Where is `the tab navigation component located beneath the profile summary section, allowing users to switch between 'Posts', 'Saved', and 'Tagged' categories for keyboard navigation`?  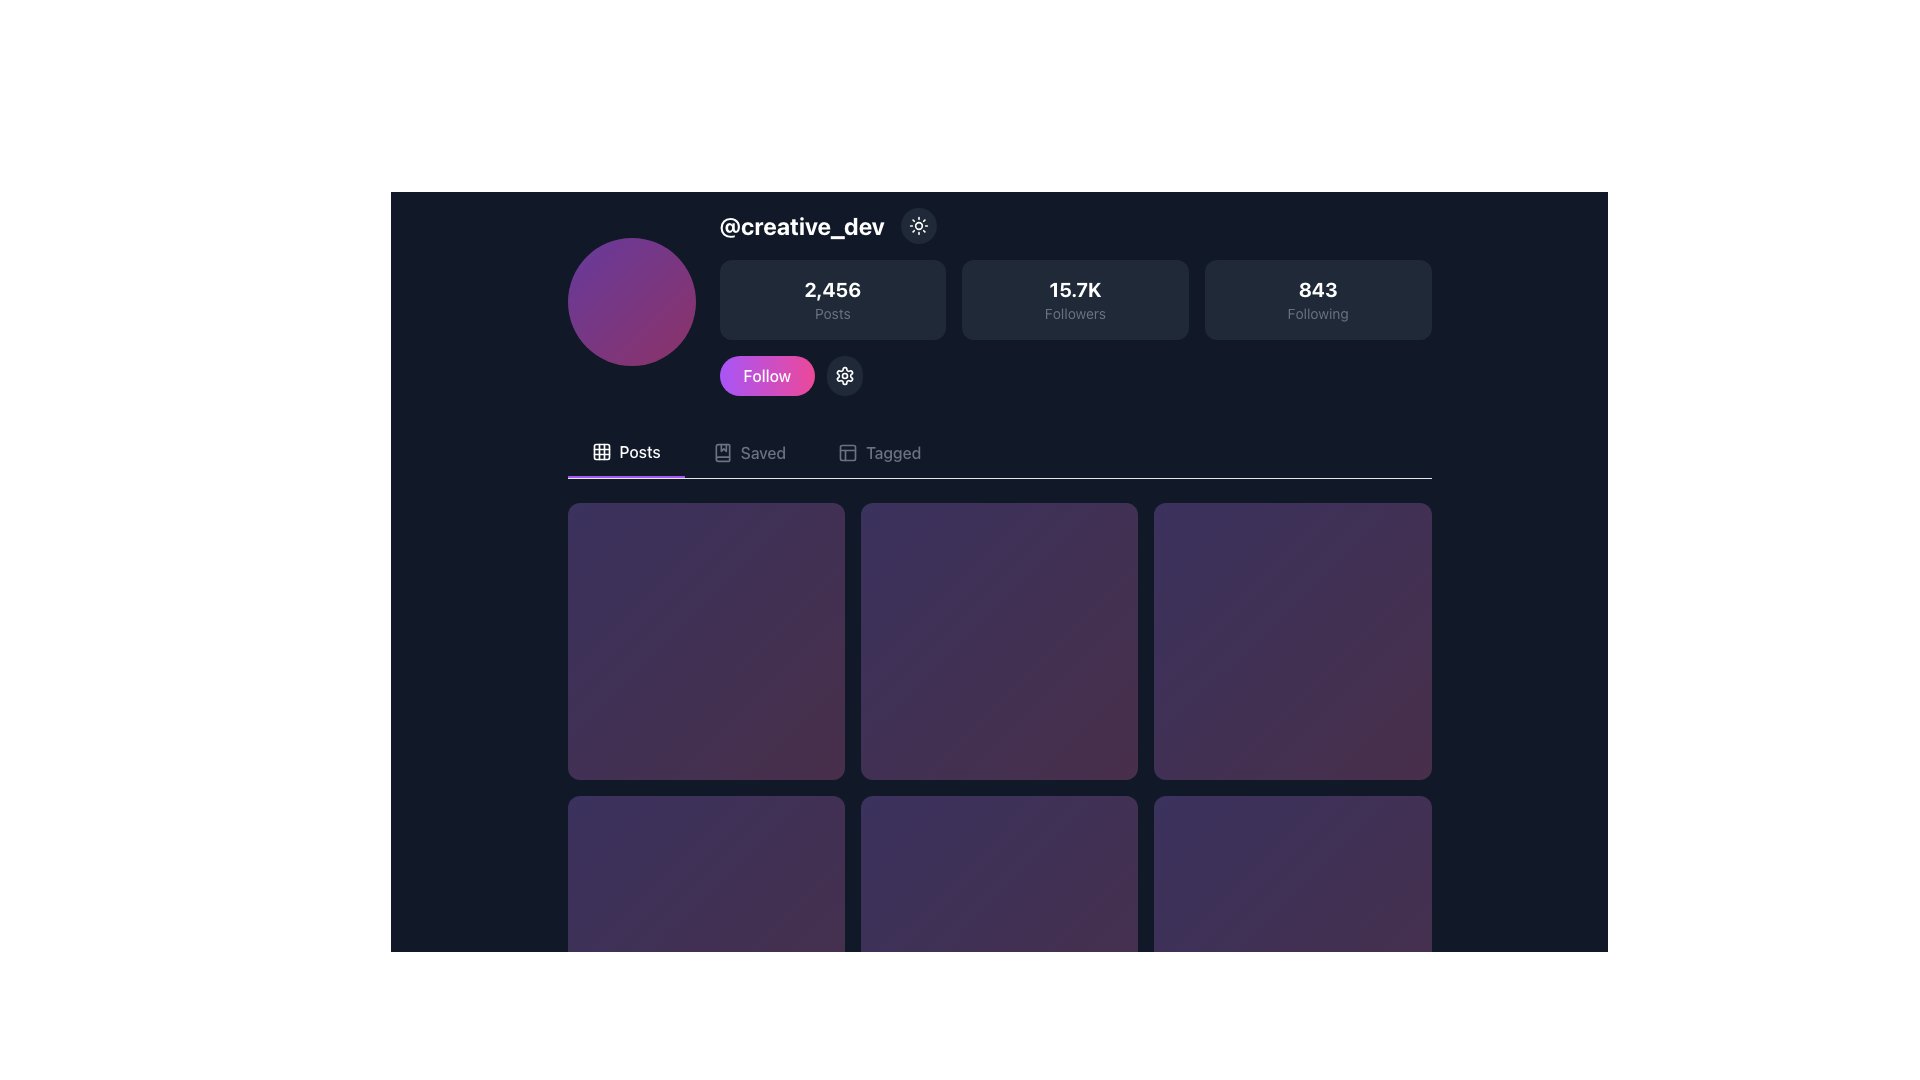 the tab navigation component located beneath the profile summary section, allowing users to switch between 'Posts', 'Saved', and 'Tagged' categories for keyboard navigation is located at coordinates (999, 453).